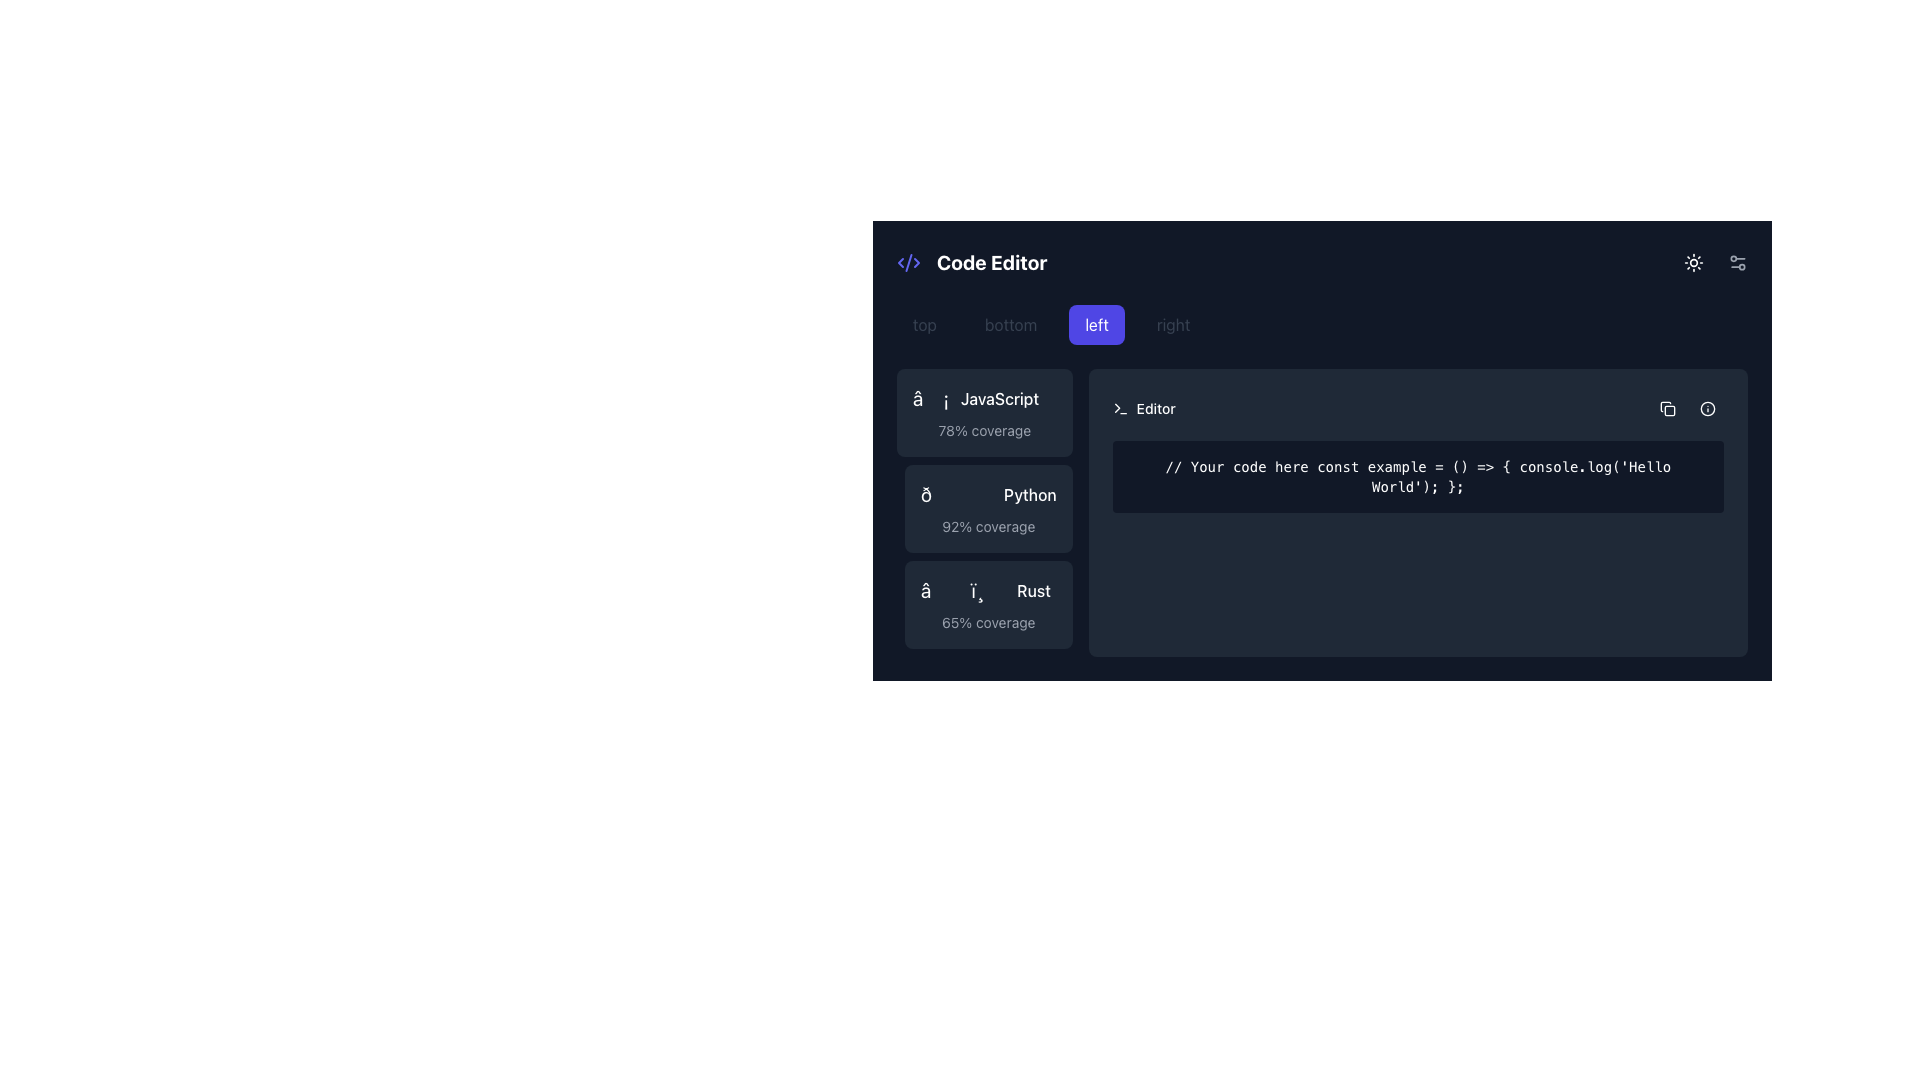 The height and width of the screenshot is (1080, 1920). Describe the element at coordinates (988, 622) in the screenshot. I see `the summary information provided by the text label indicating the test coverage percentage` at that location.